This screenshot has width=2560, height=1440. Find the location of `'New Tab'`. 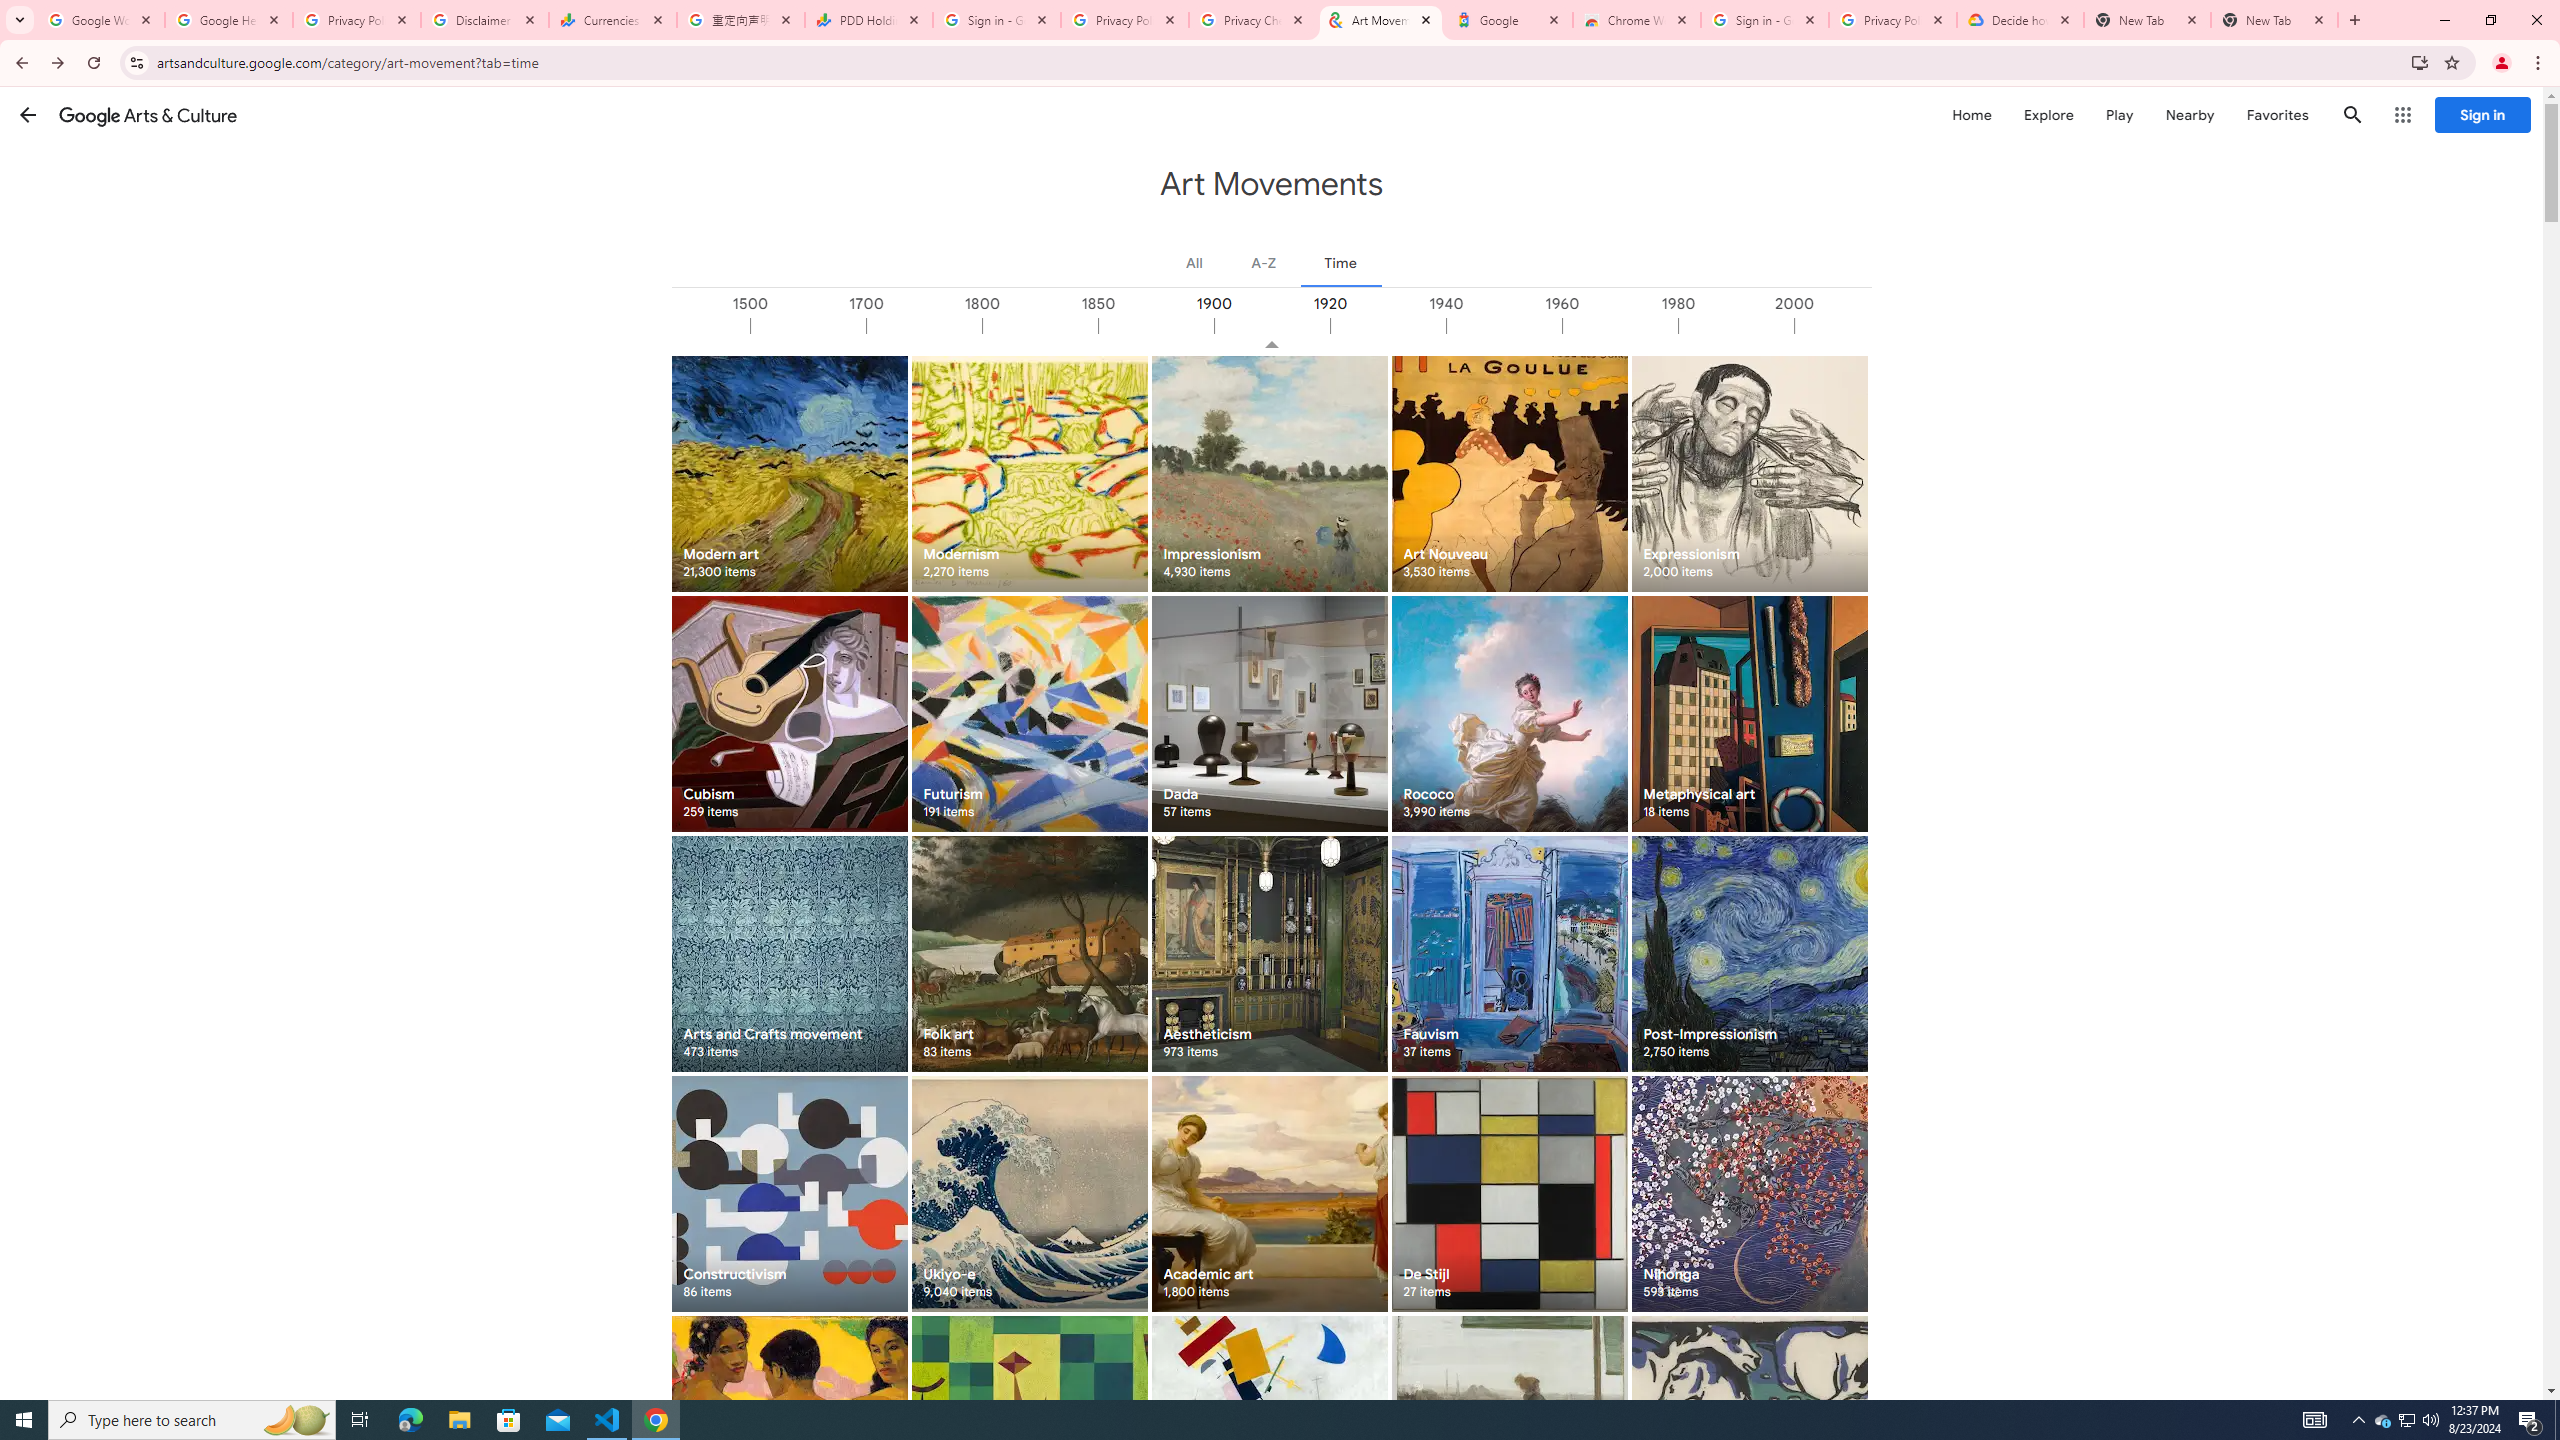

'New Tab' is located at coordinates (2274, 19).